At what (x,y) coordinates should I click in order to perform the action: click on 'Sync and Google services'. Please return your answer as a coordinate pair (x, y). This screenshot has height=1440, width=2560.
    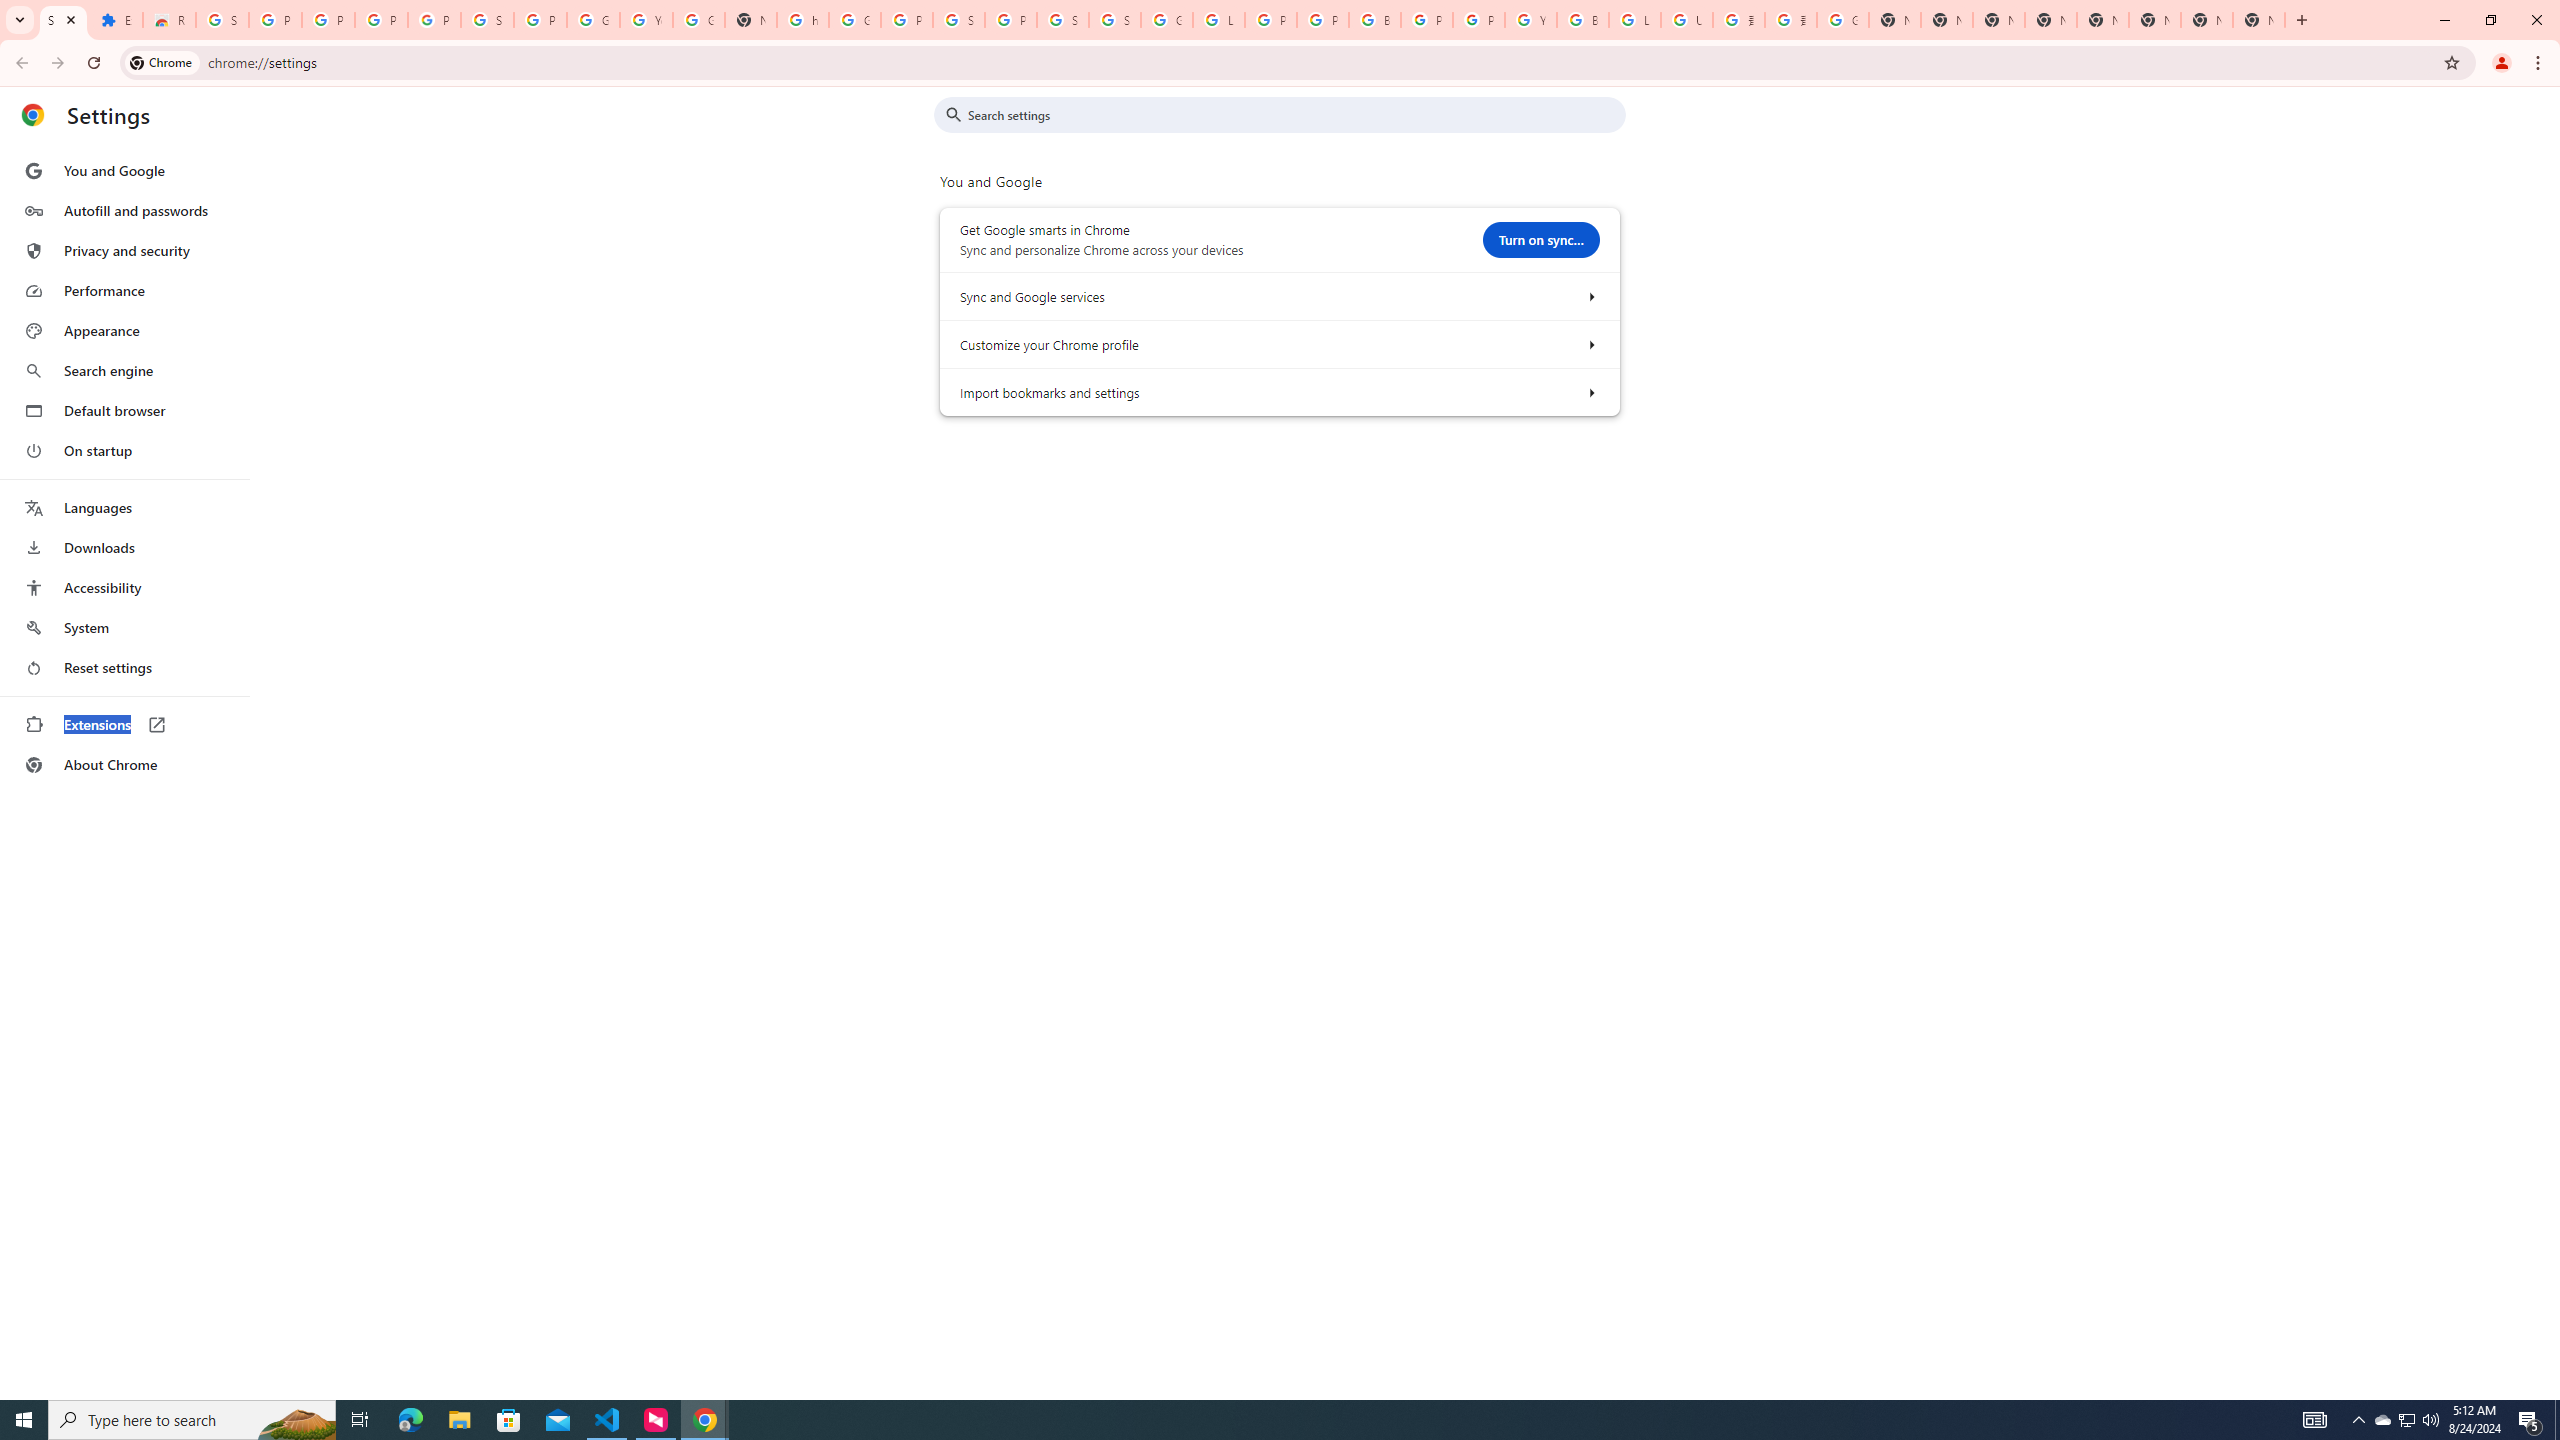
    Looking at the image, I should click on (1590, 294).